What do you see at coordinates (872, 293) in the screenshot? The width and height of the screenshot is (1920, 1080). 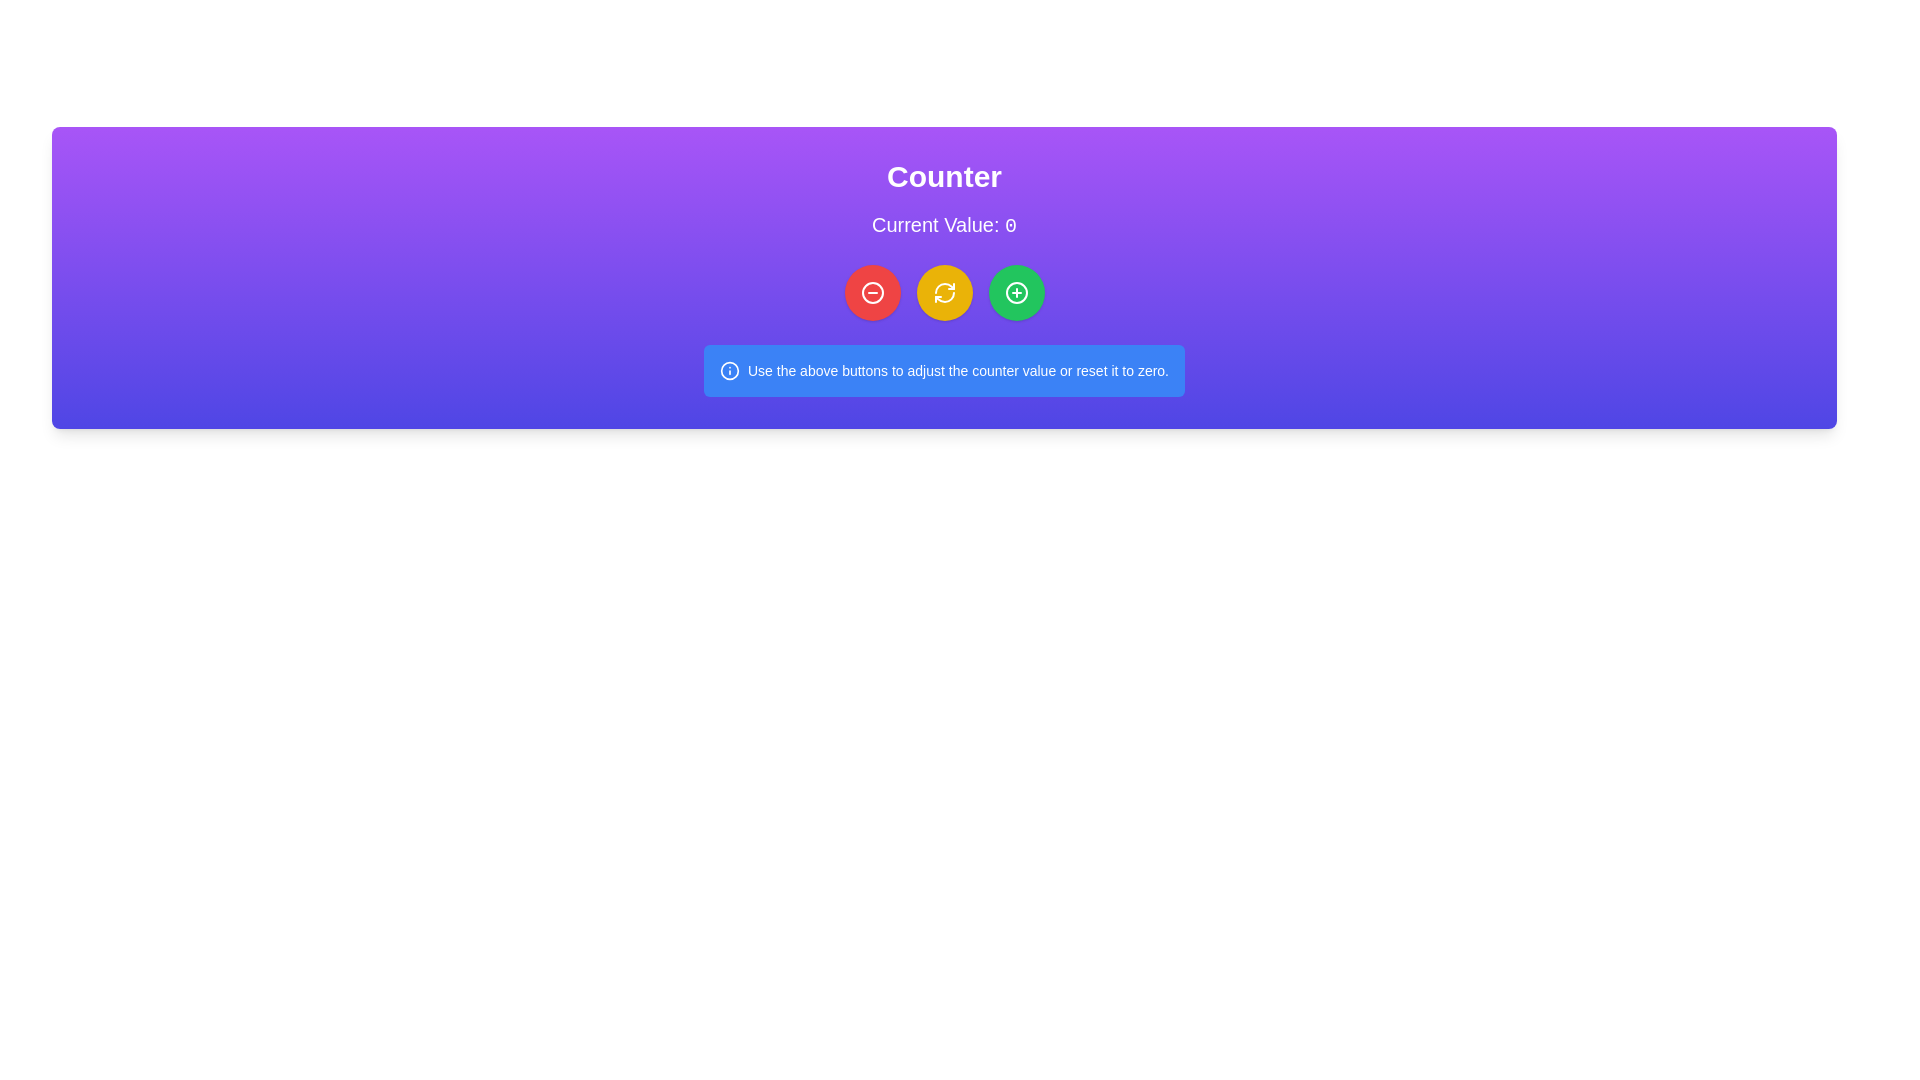 I see `the red decrement button, which features a 'minus' icon, to observe its interactive style changes` at bounding box center [872, 293].